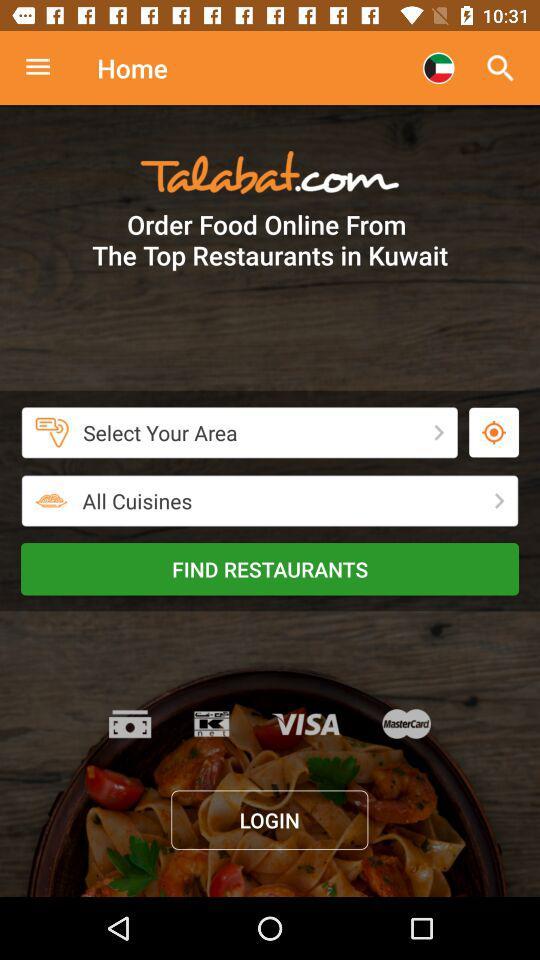 This screenshot has width=540, height=960. I want to click on temperature, so click(493, 432).